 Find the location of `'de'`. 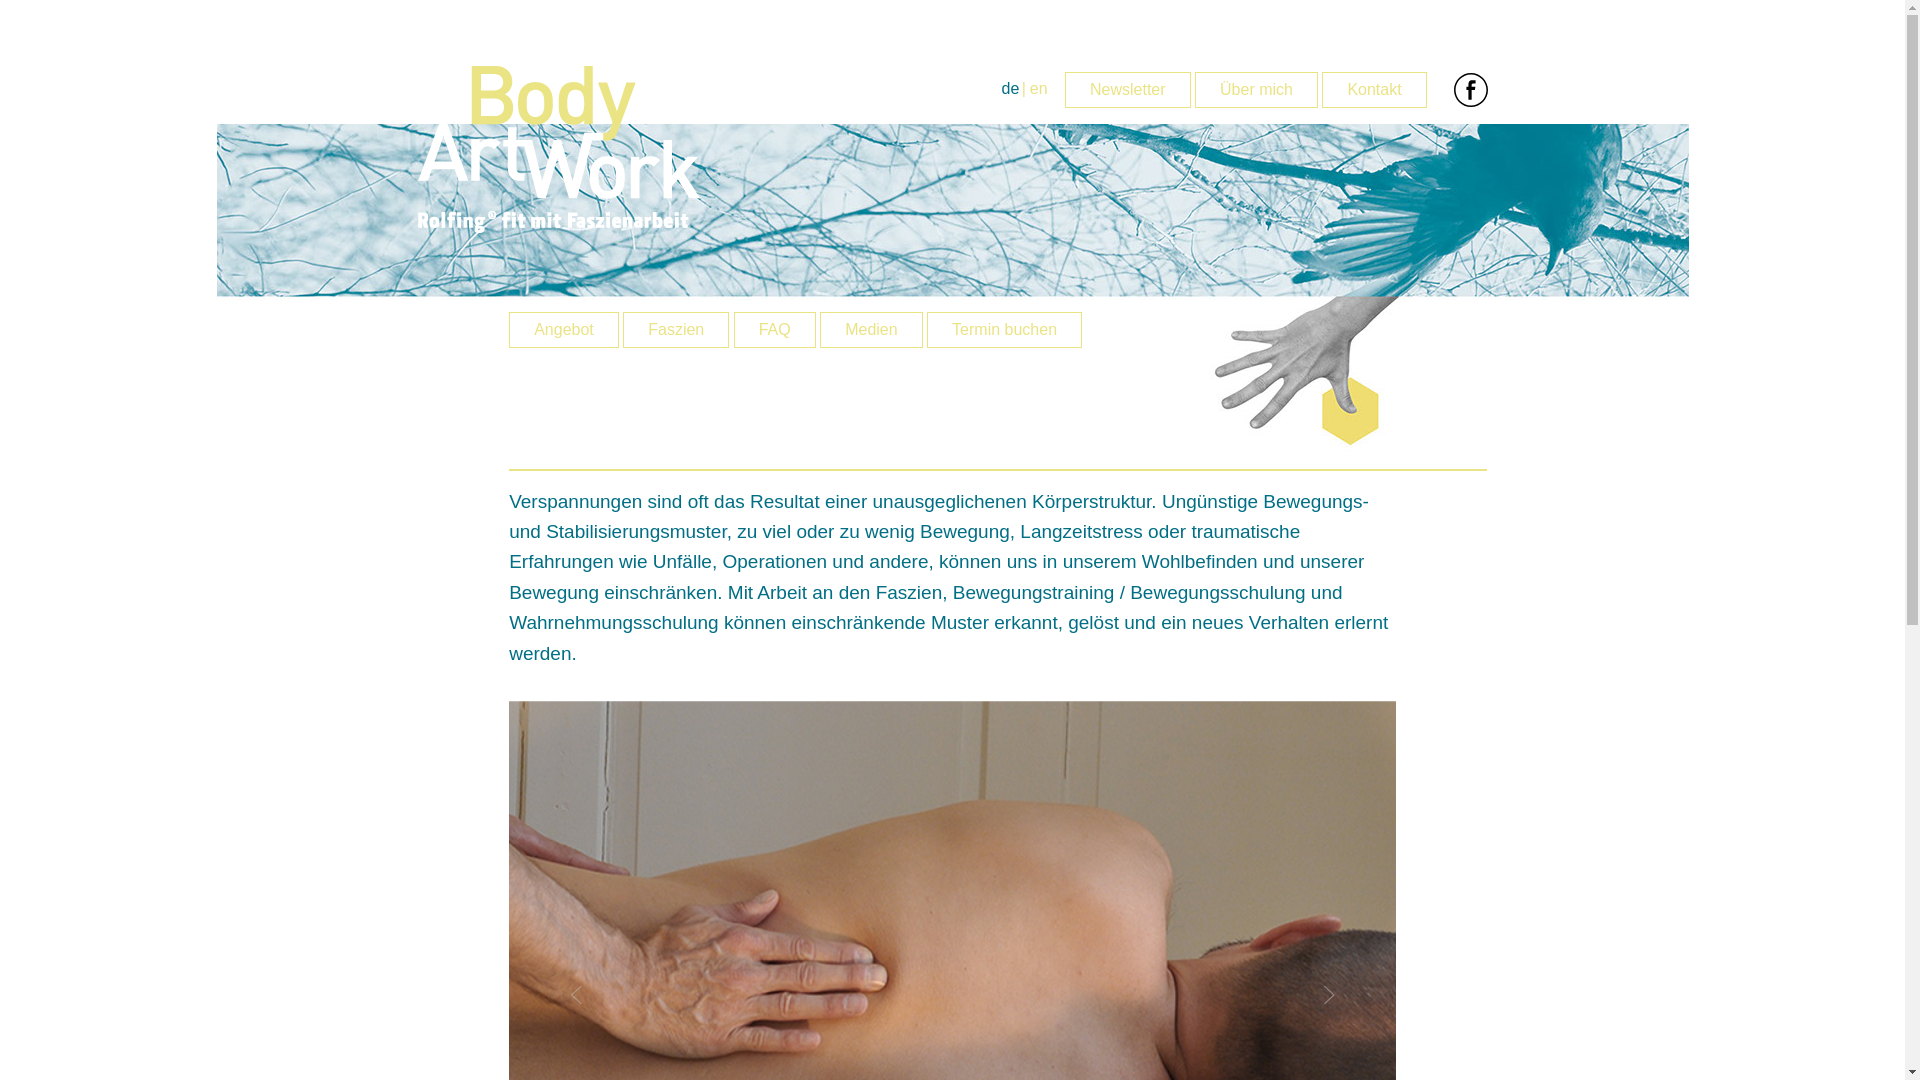

'de' is located at coordinates (1011, 87).